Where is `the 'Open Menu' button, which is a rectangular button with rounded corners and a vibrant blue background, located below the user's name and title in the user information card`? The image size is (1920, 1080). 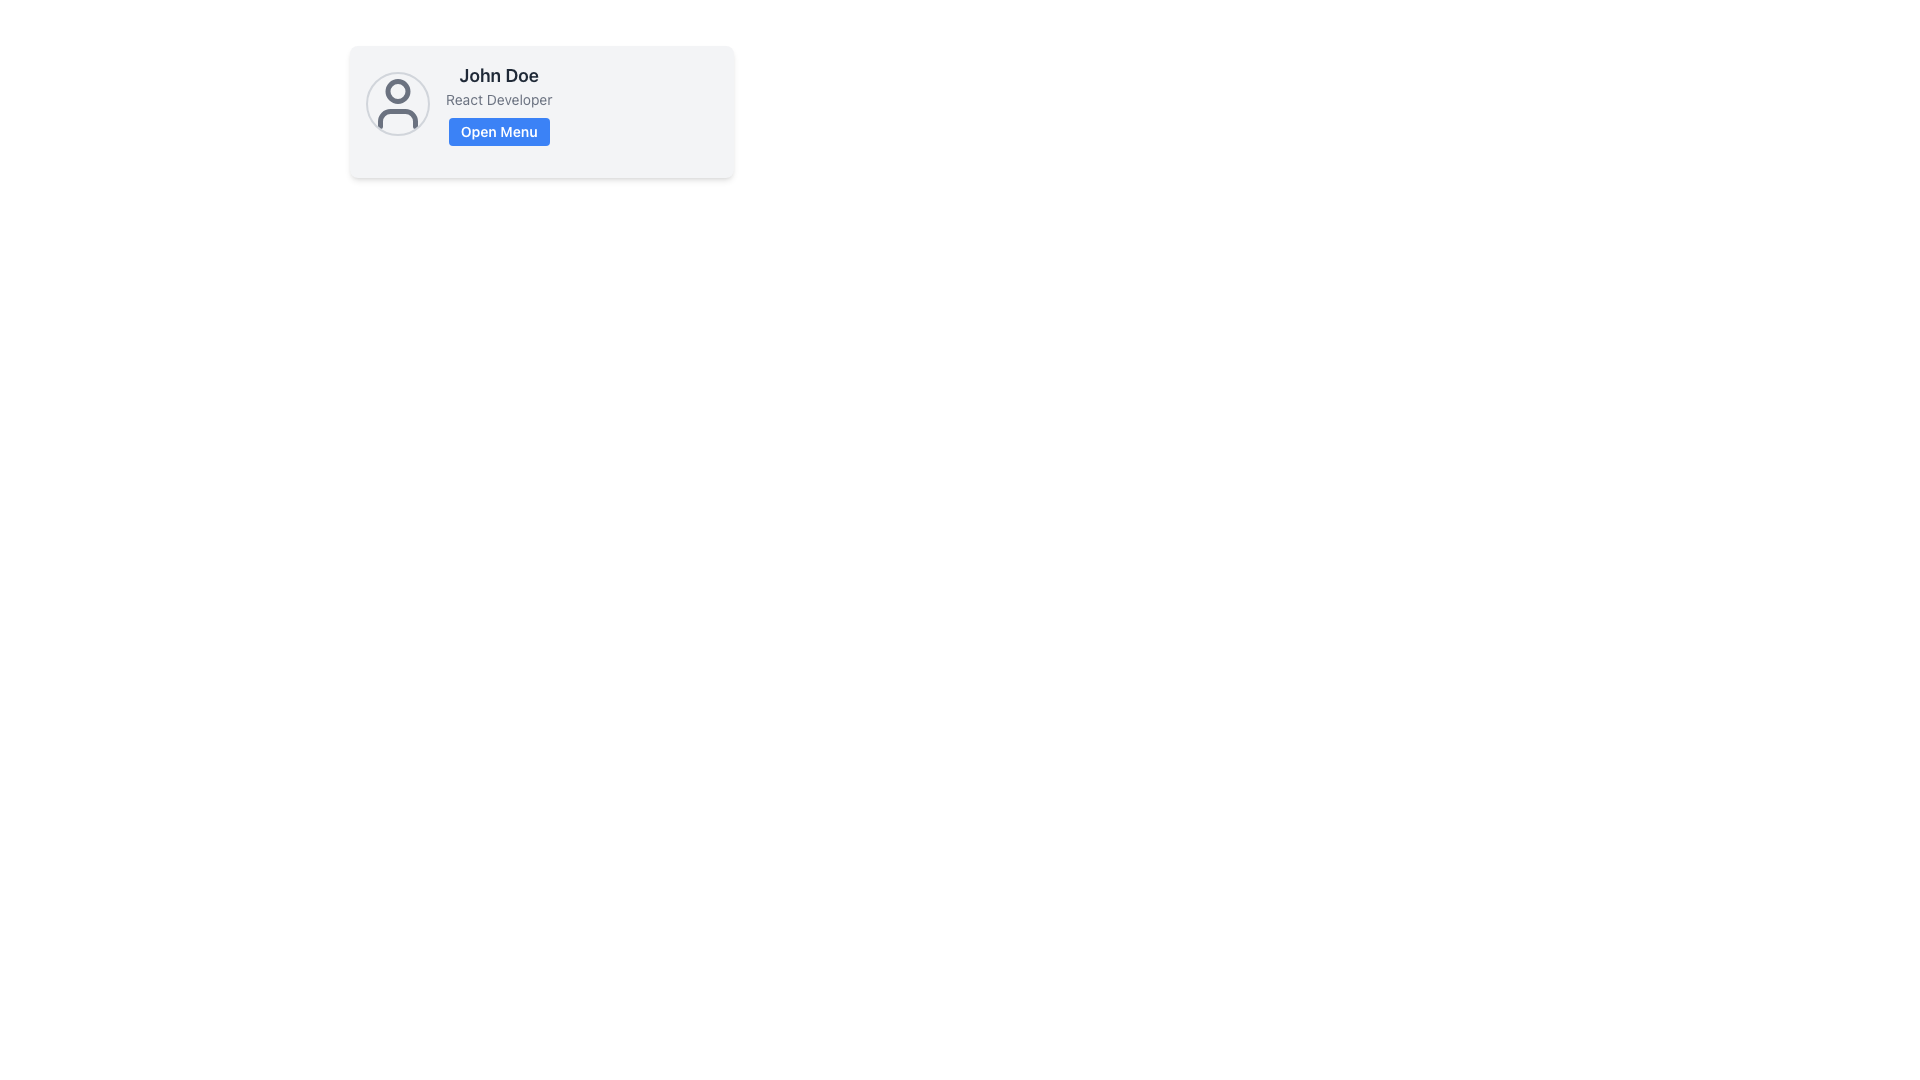 the 'Open Menu' button, which is a rectangular button with rounded corners and a vibrant blue background, located below the user's name and title in the user information card is located at coordinates (499, 131).